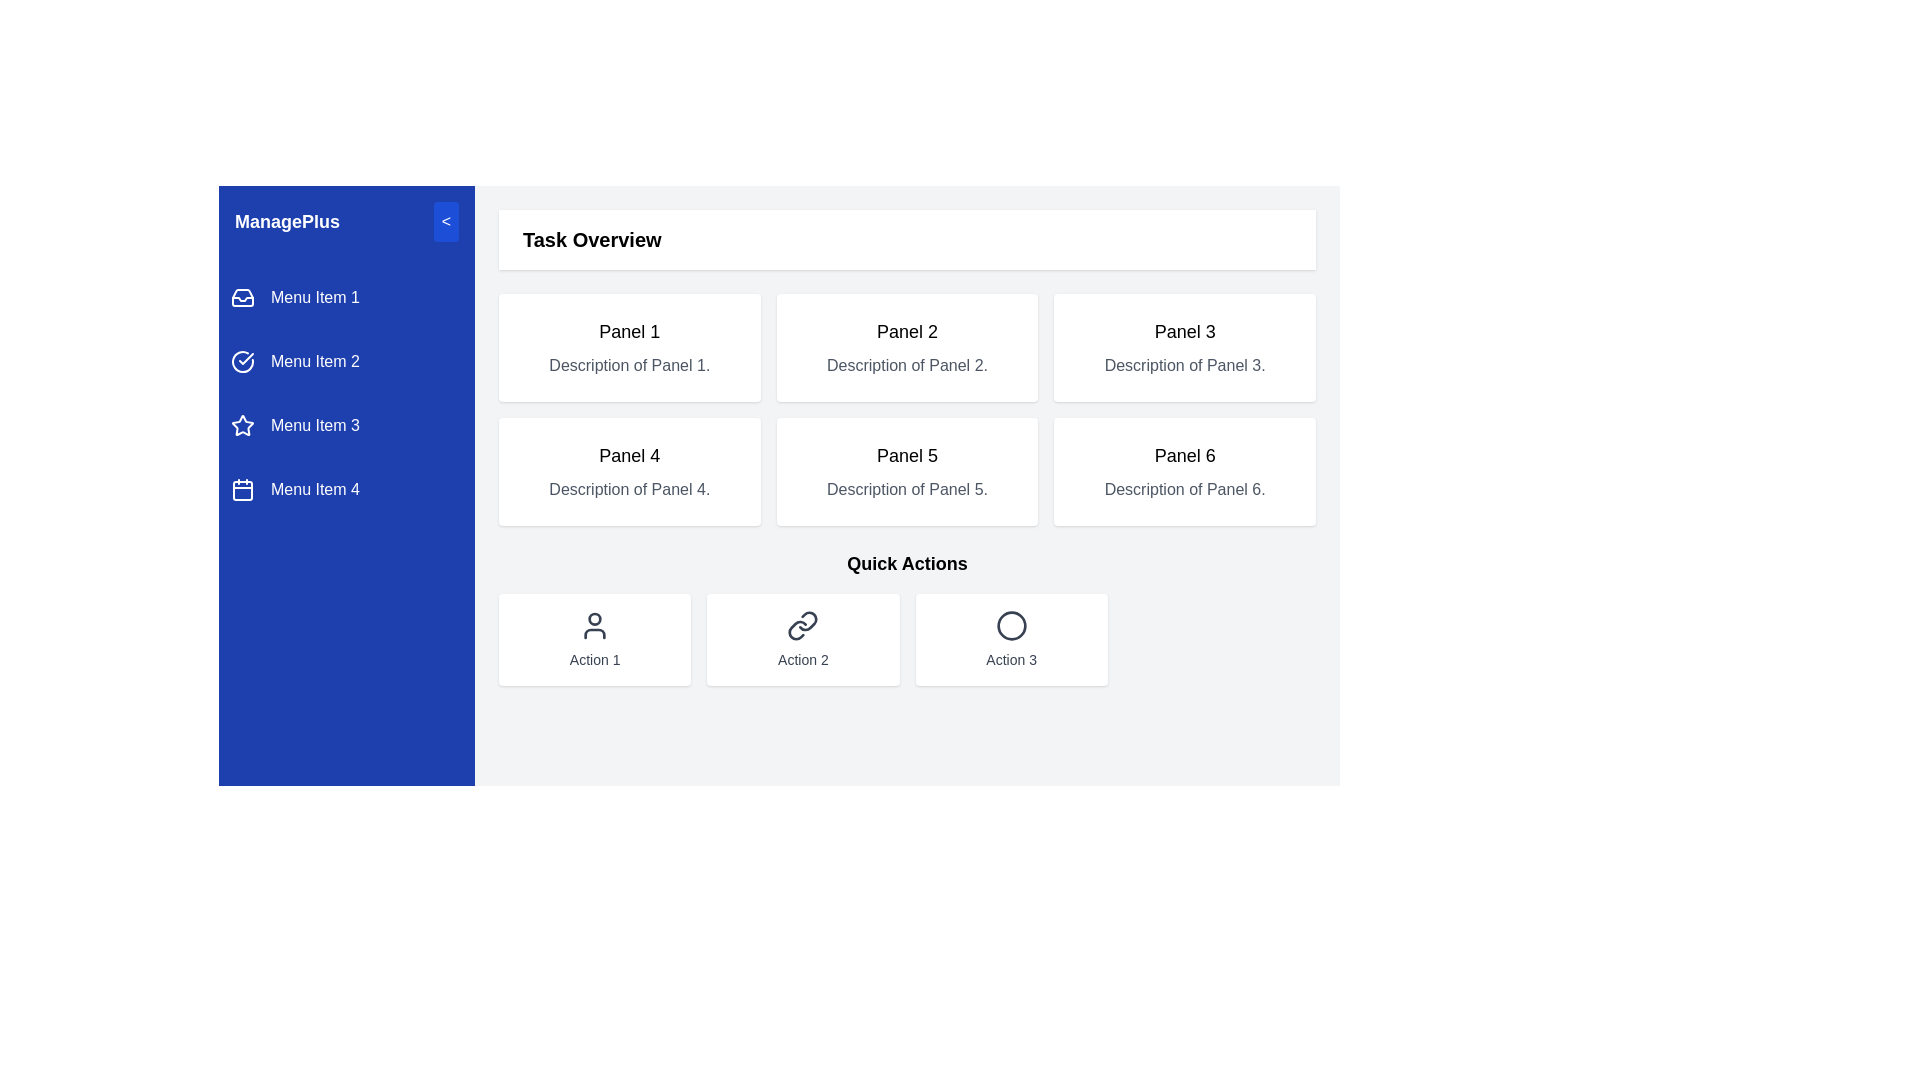  Describe the element at coordinates (242, 297) in the screenshot. I see `the uppermost icon representing the first menu item in the vertical navigation menu on the left sidebar, located next to the text 'Menu Item 1'` at that location.